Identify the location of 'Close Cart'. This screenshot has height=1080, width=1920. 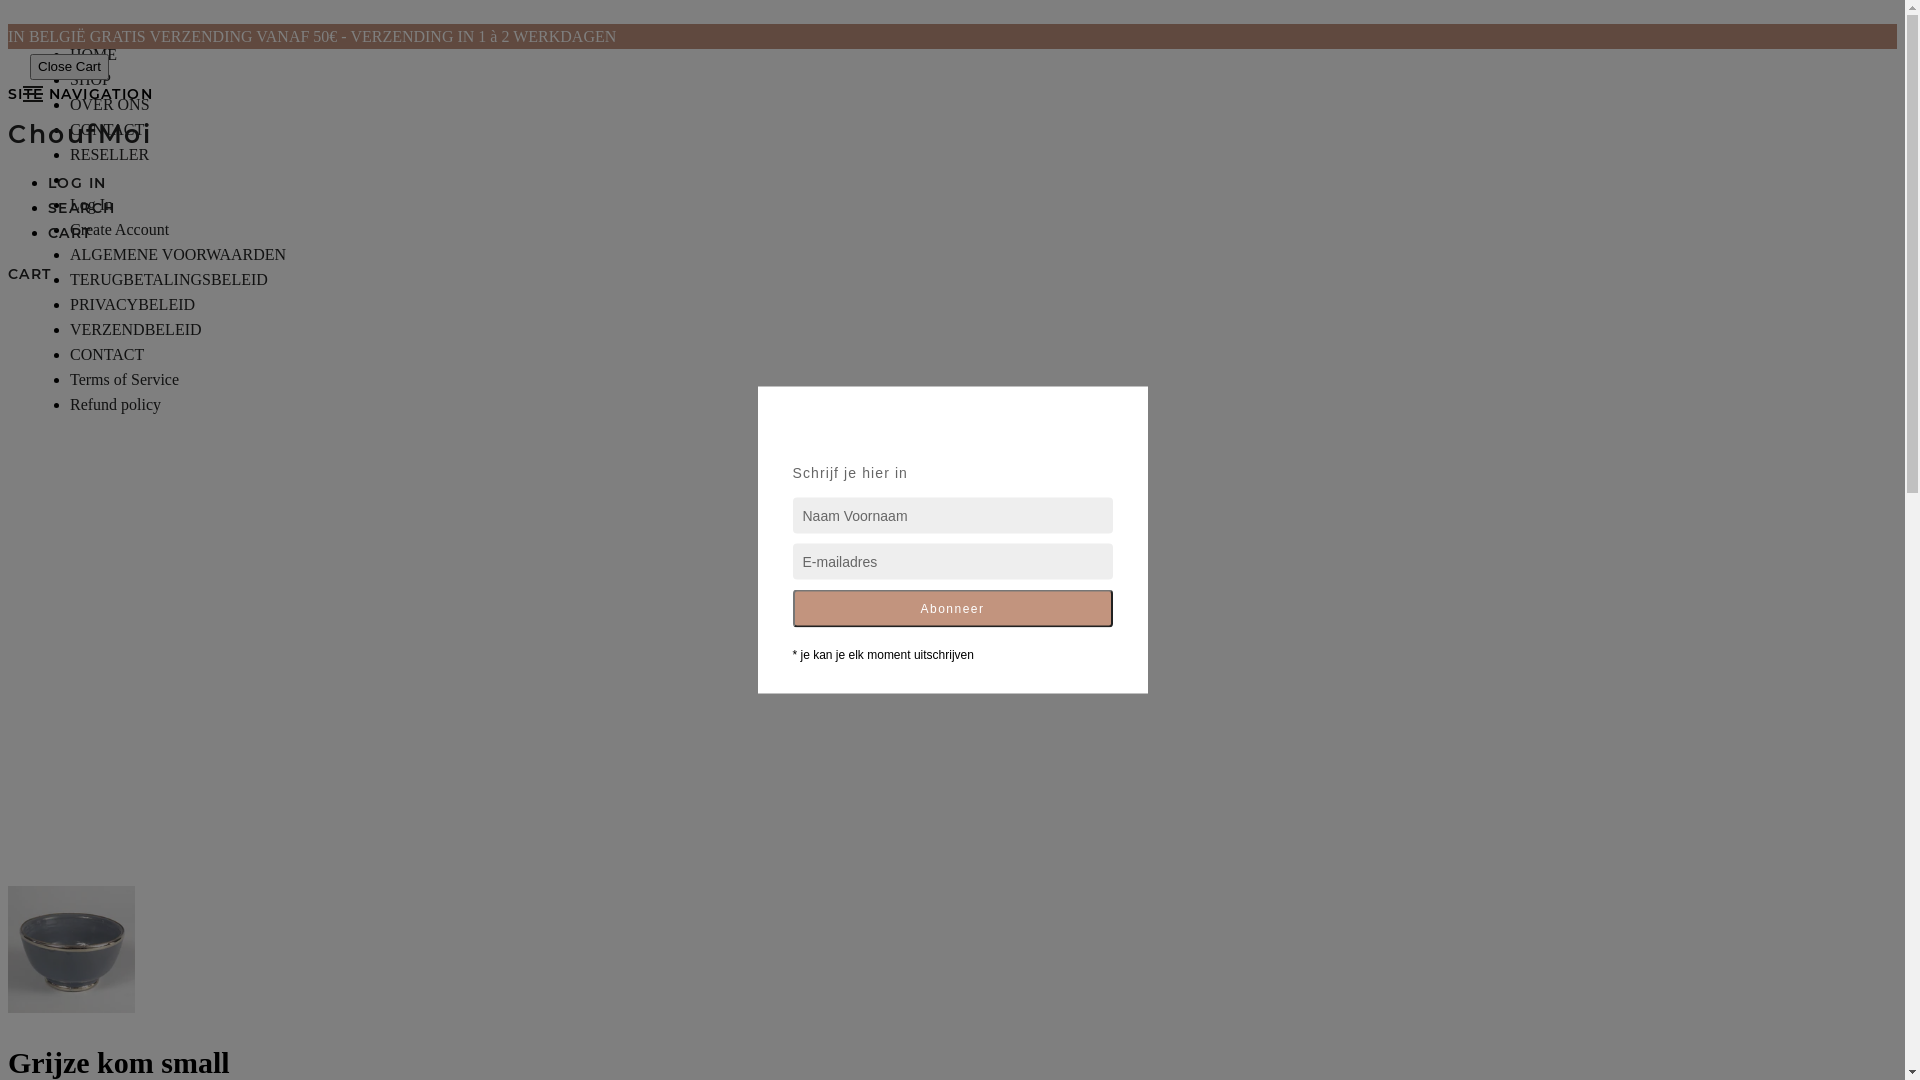
(69, 66).